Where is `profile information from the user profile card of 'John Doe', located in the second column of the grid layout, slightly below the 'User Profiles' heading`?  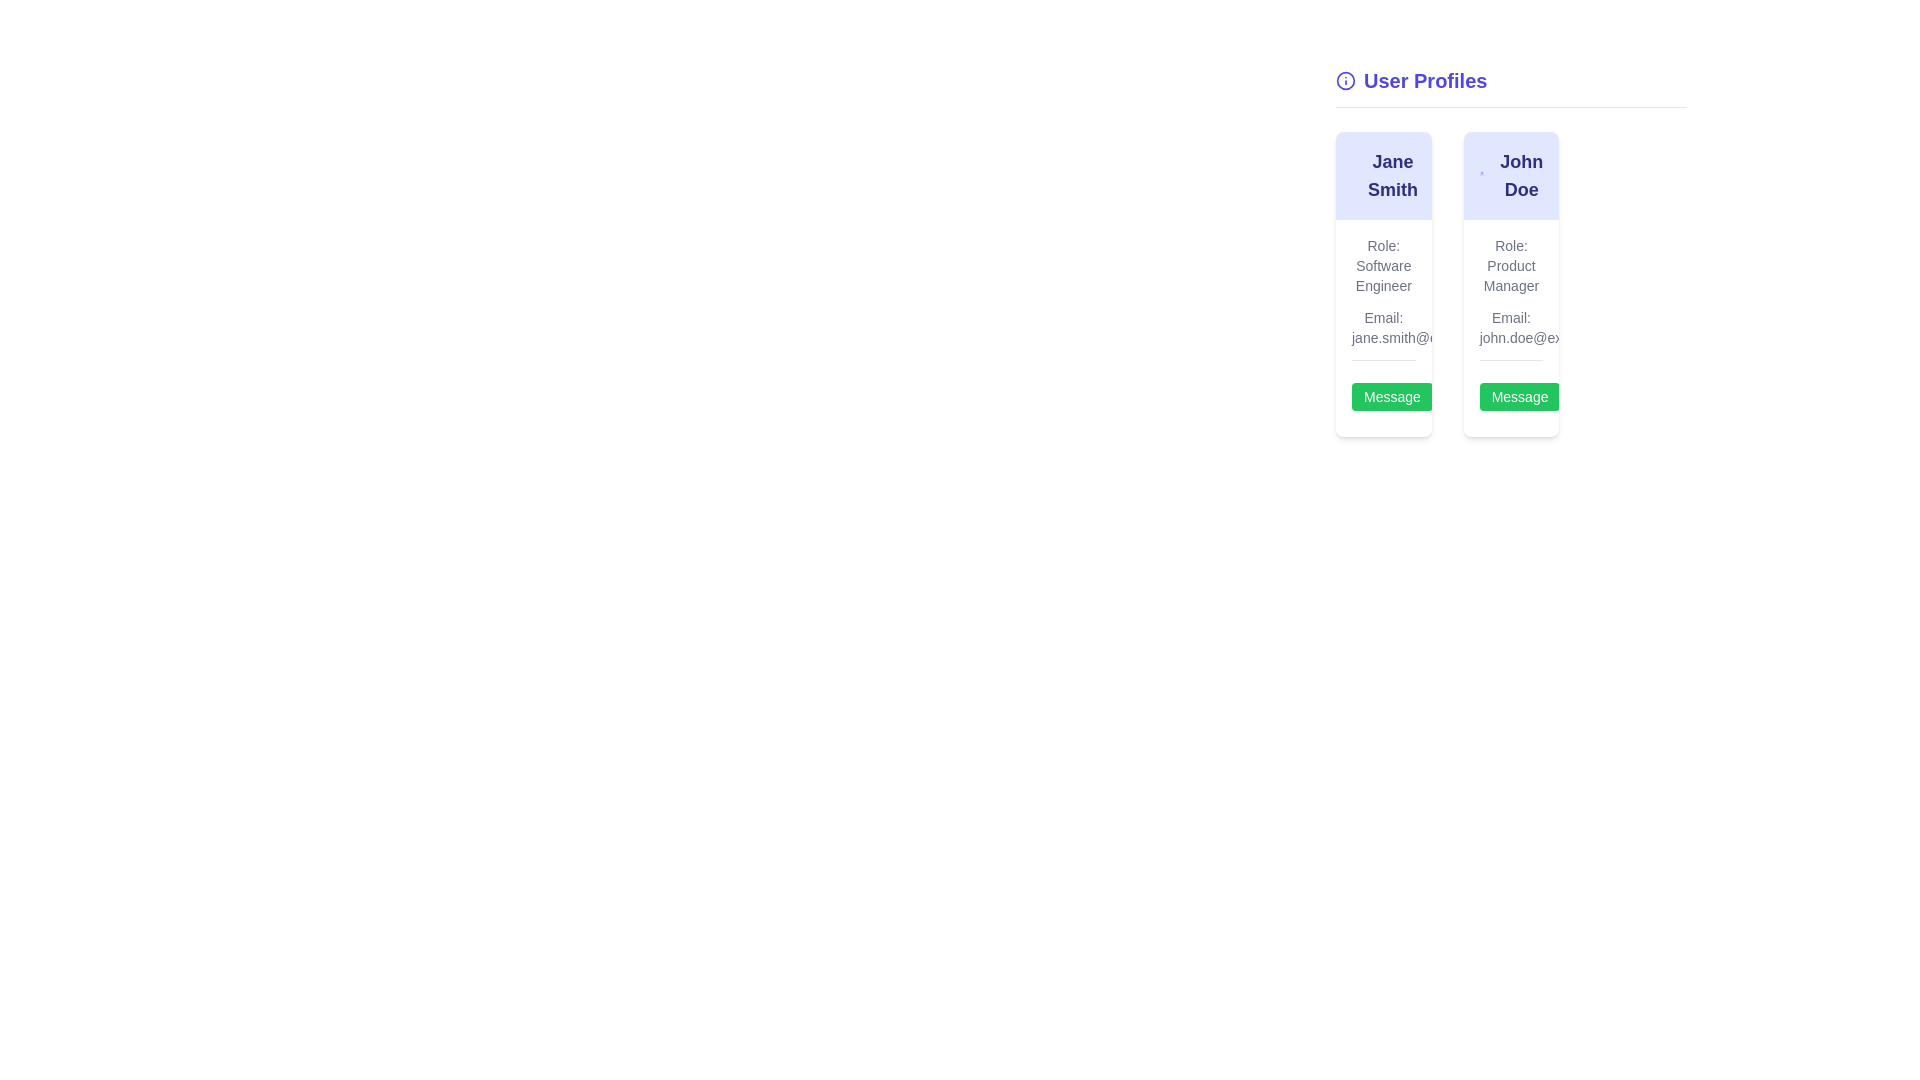 profile information from the user profile card of 'John Doe', located in the second column of the grid layout, slightly below the 'User Profiles' heading is located at coordinates (1511, 284).